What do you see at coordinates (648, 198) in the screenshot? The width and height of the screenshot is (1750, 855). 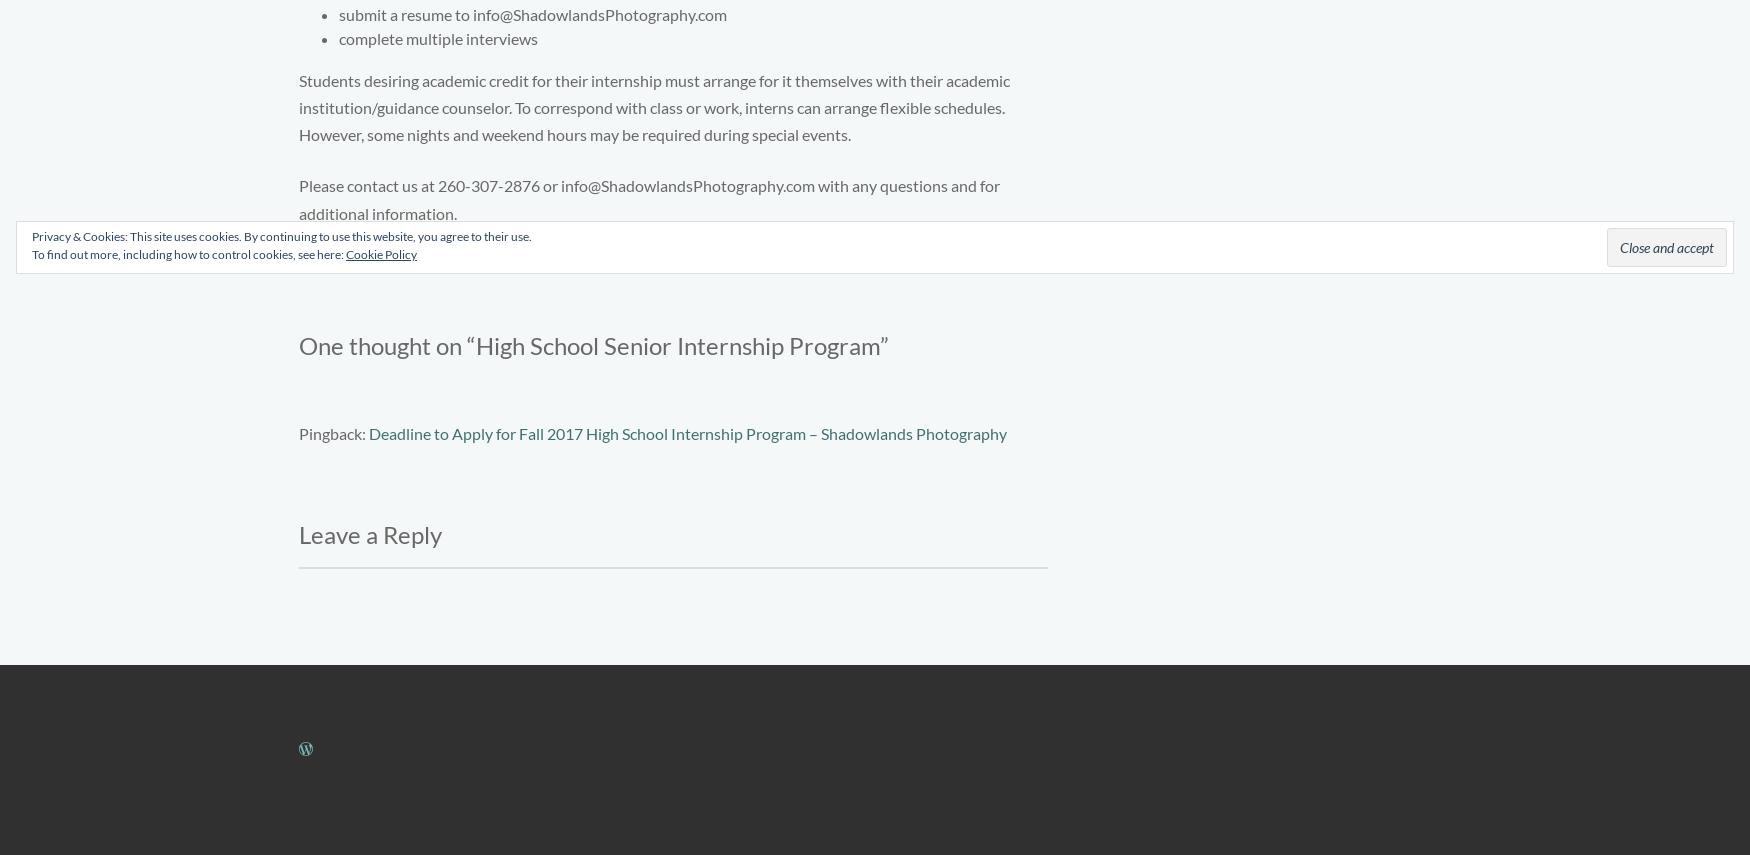 I see `'Please contact us at 260-307-2876 or info@ShadowlandsPhotography.com with any questions and for additional information.'` at bounding box center [648, 198].